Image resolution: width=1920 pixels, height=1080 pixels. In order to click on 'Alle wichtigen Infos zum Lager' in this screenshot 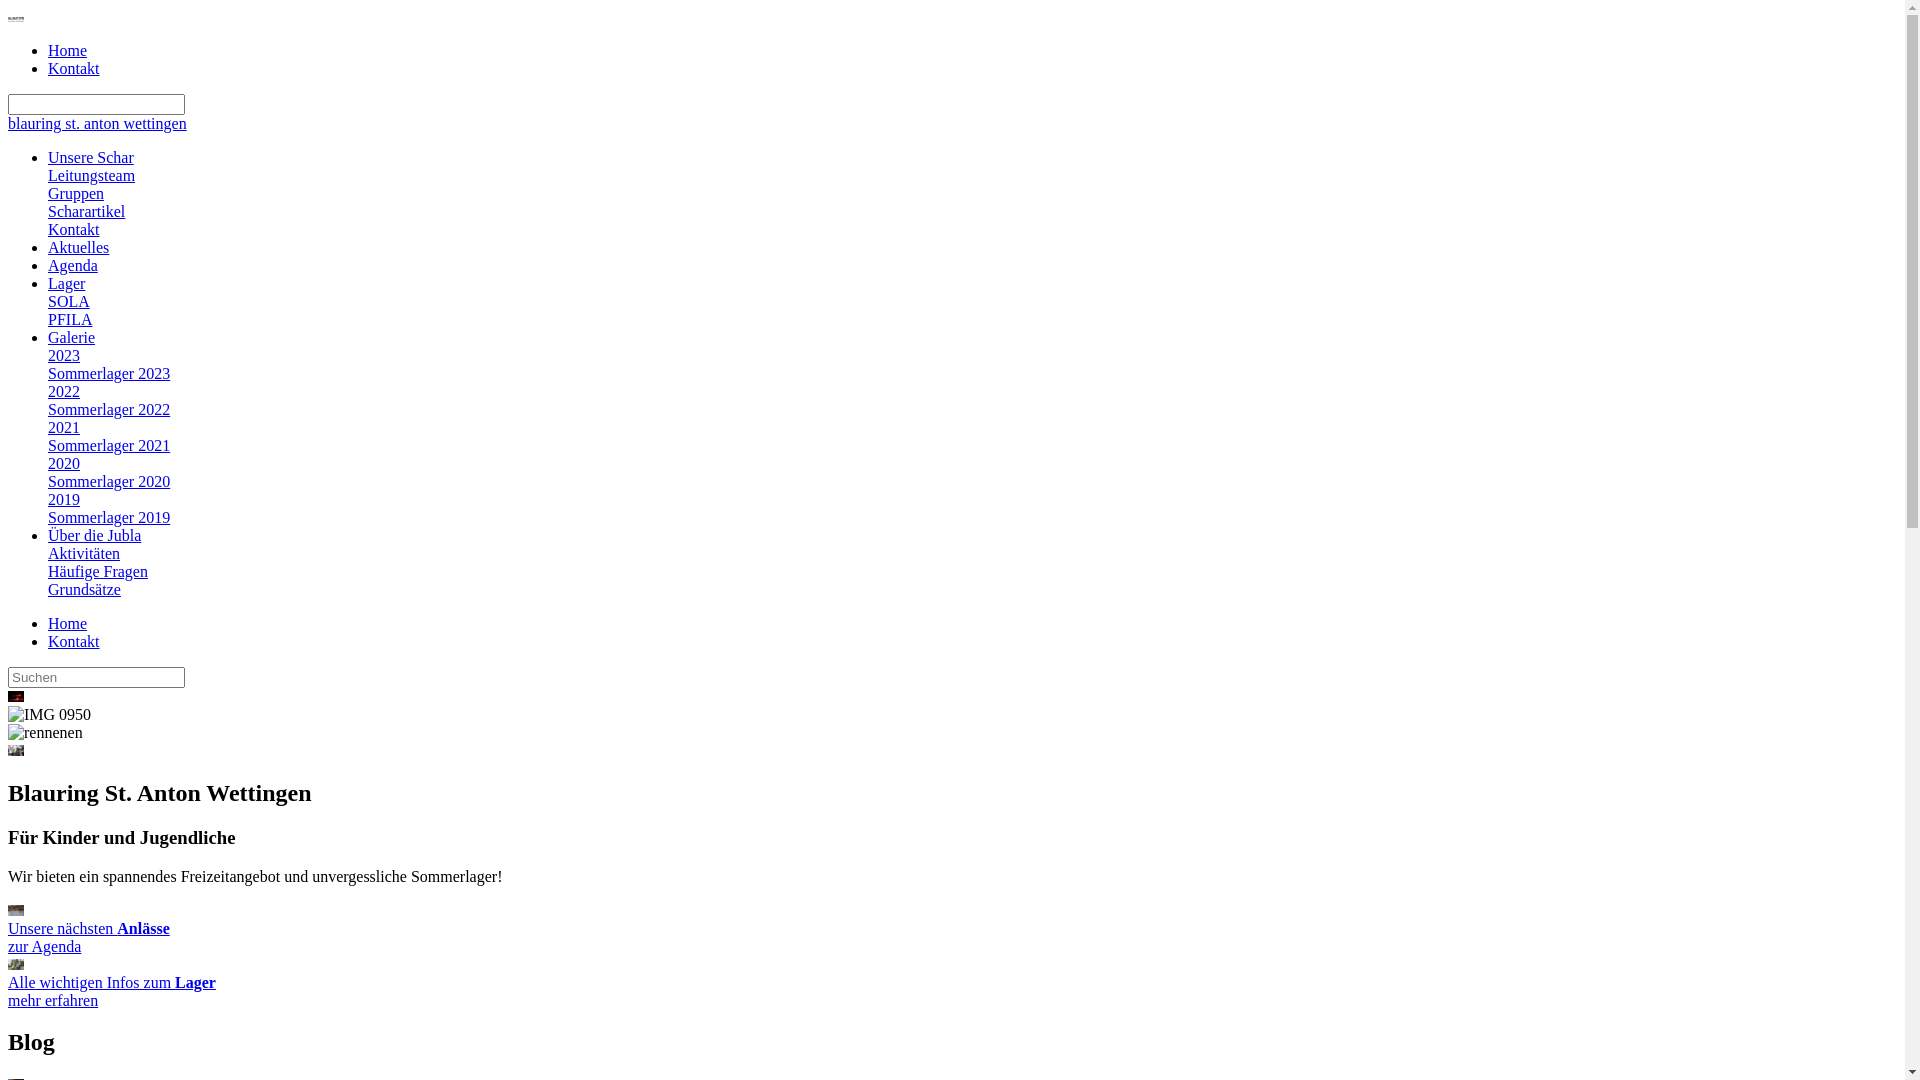, I will do `click(15, 963)`.